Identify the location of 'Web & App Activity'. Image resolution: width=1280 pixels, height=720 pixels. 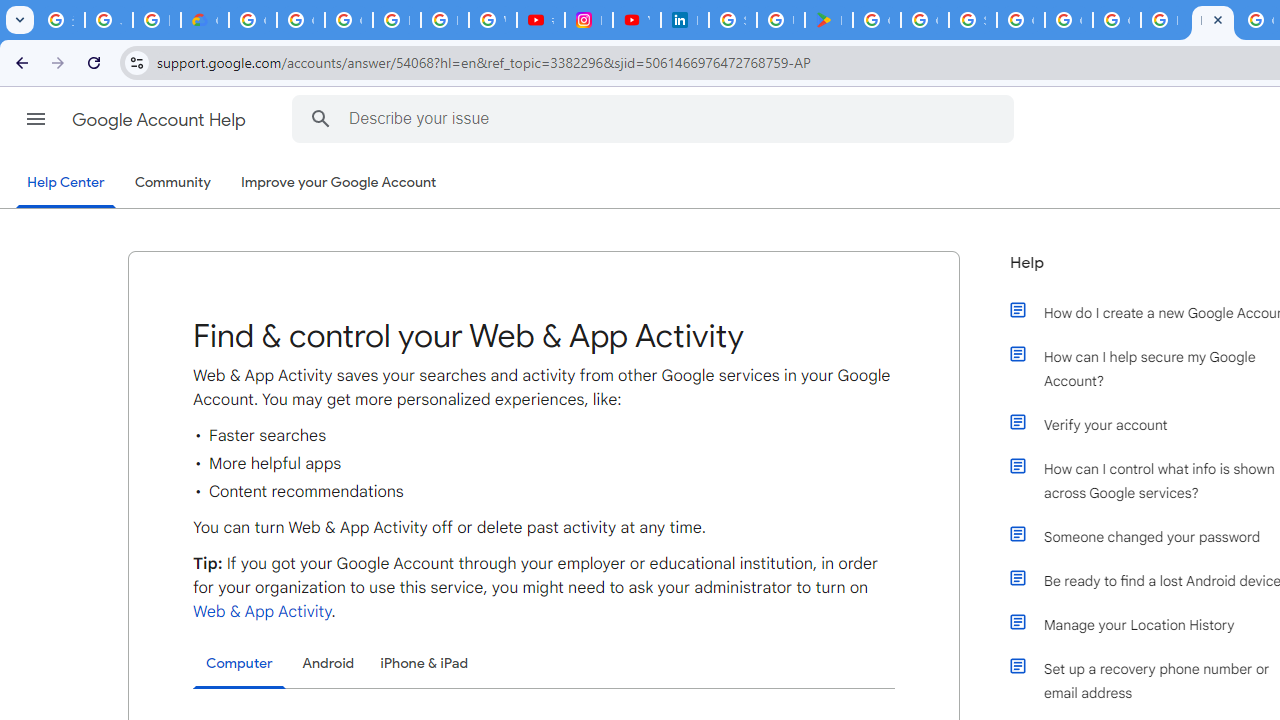
(261, 611).